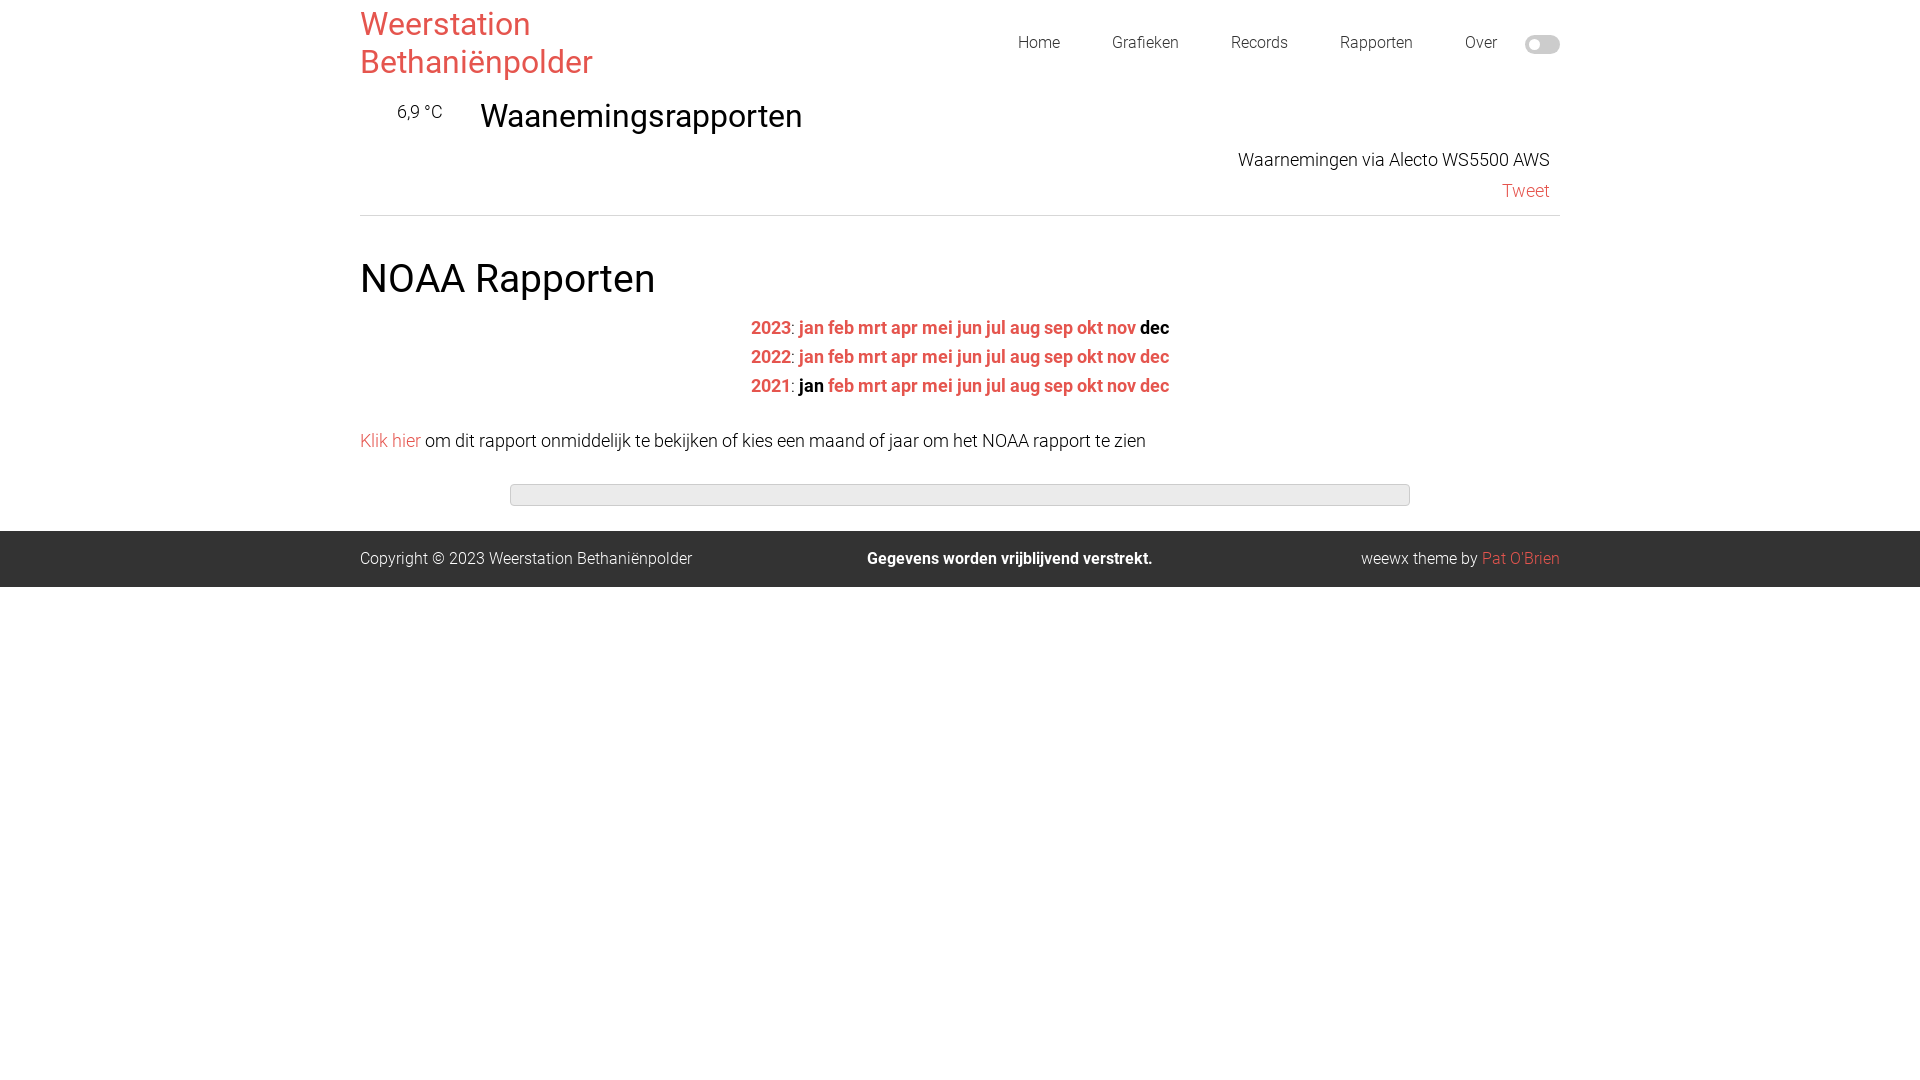  Describe the element at coordinates (903, 385) in the screenshot. I see `'apr'` at that location.